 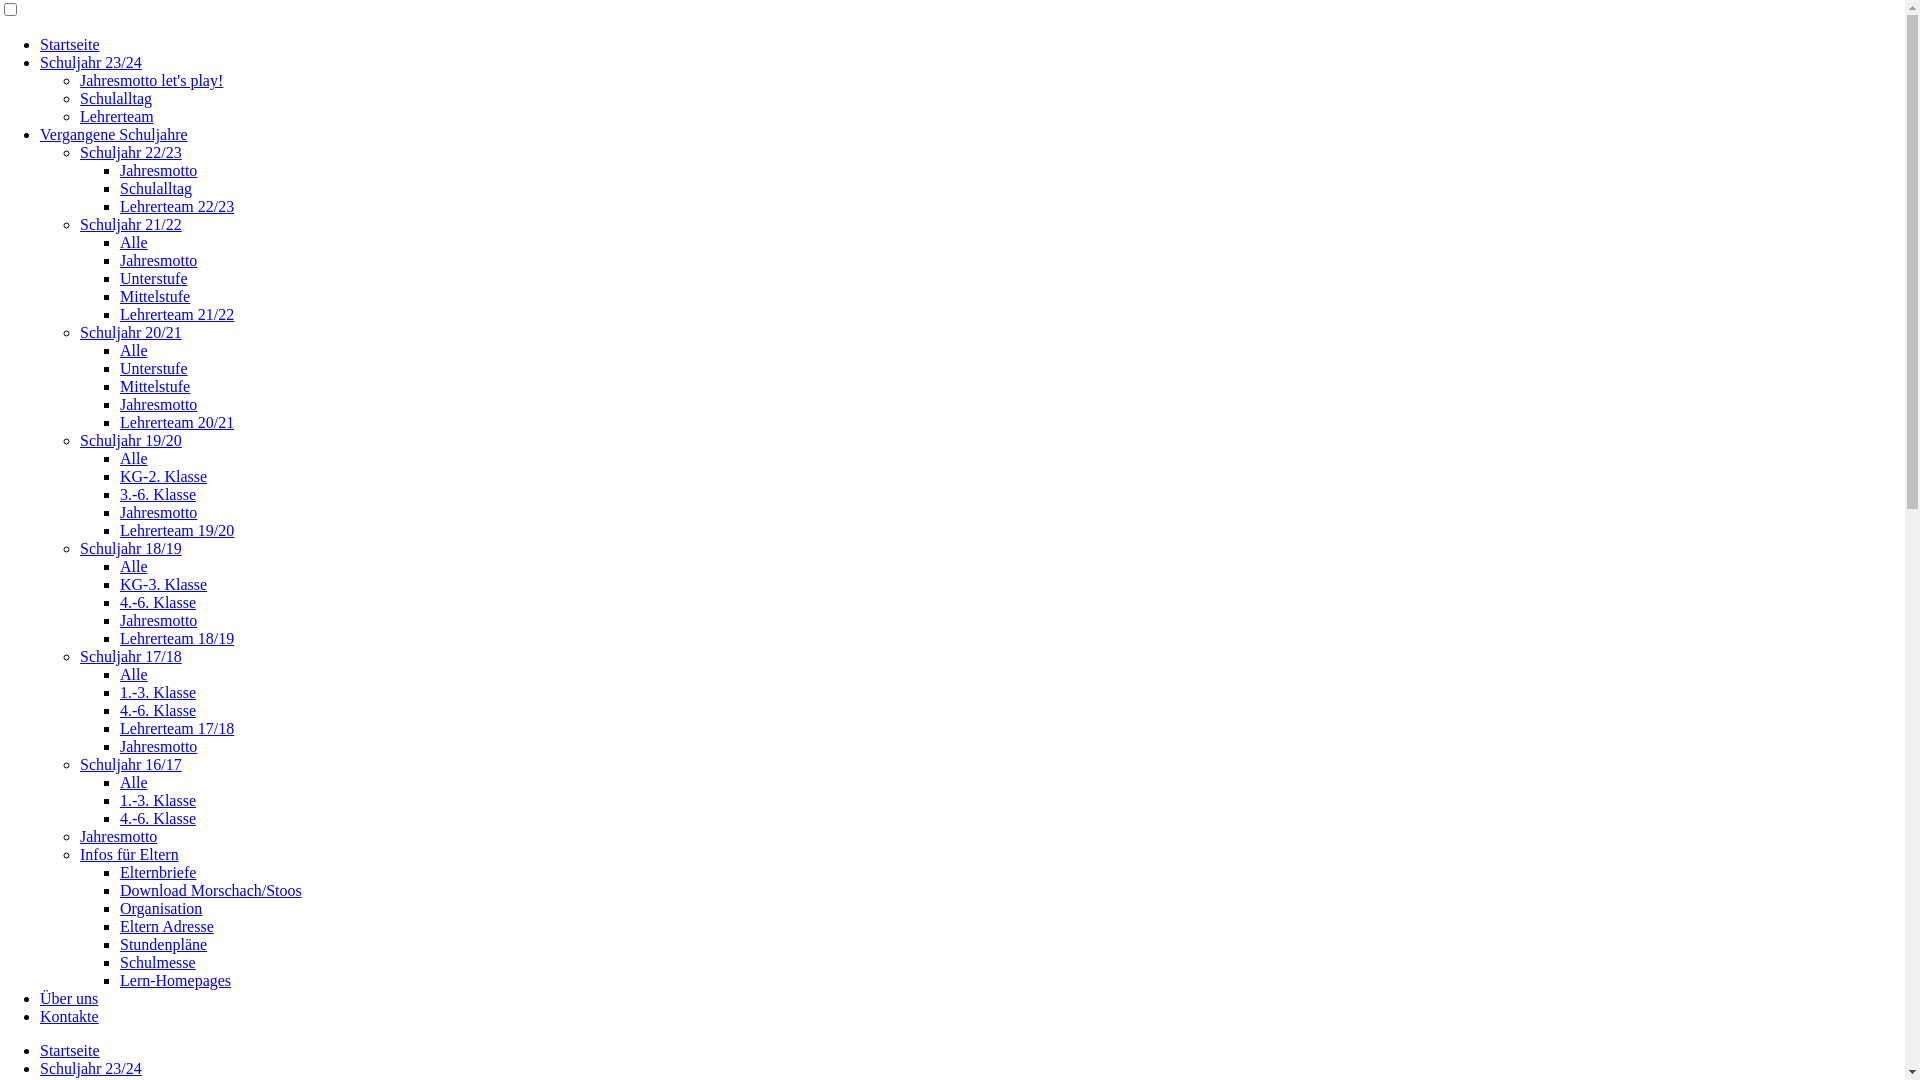 I want to click on 'Unterstufe', so click(x=152, y=278).